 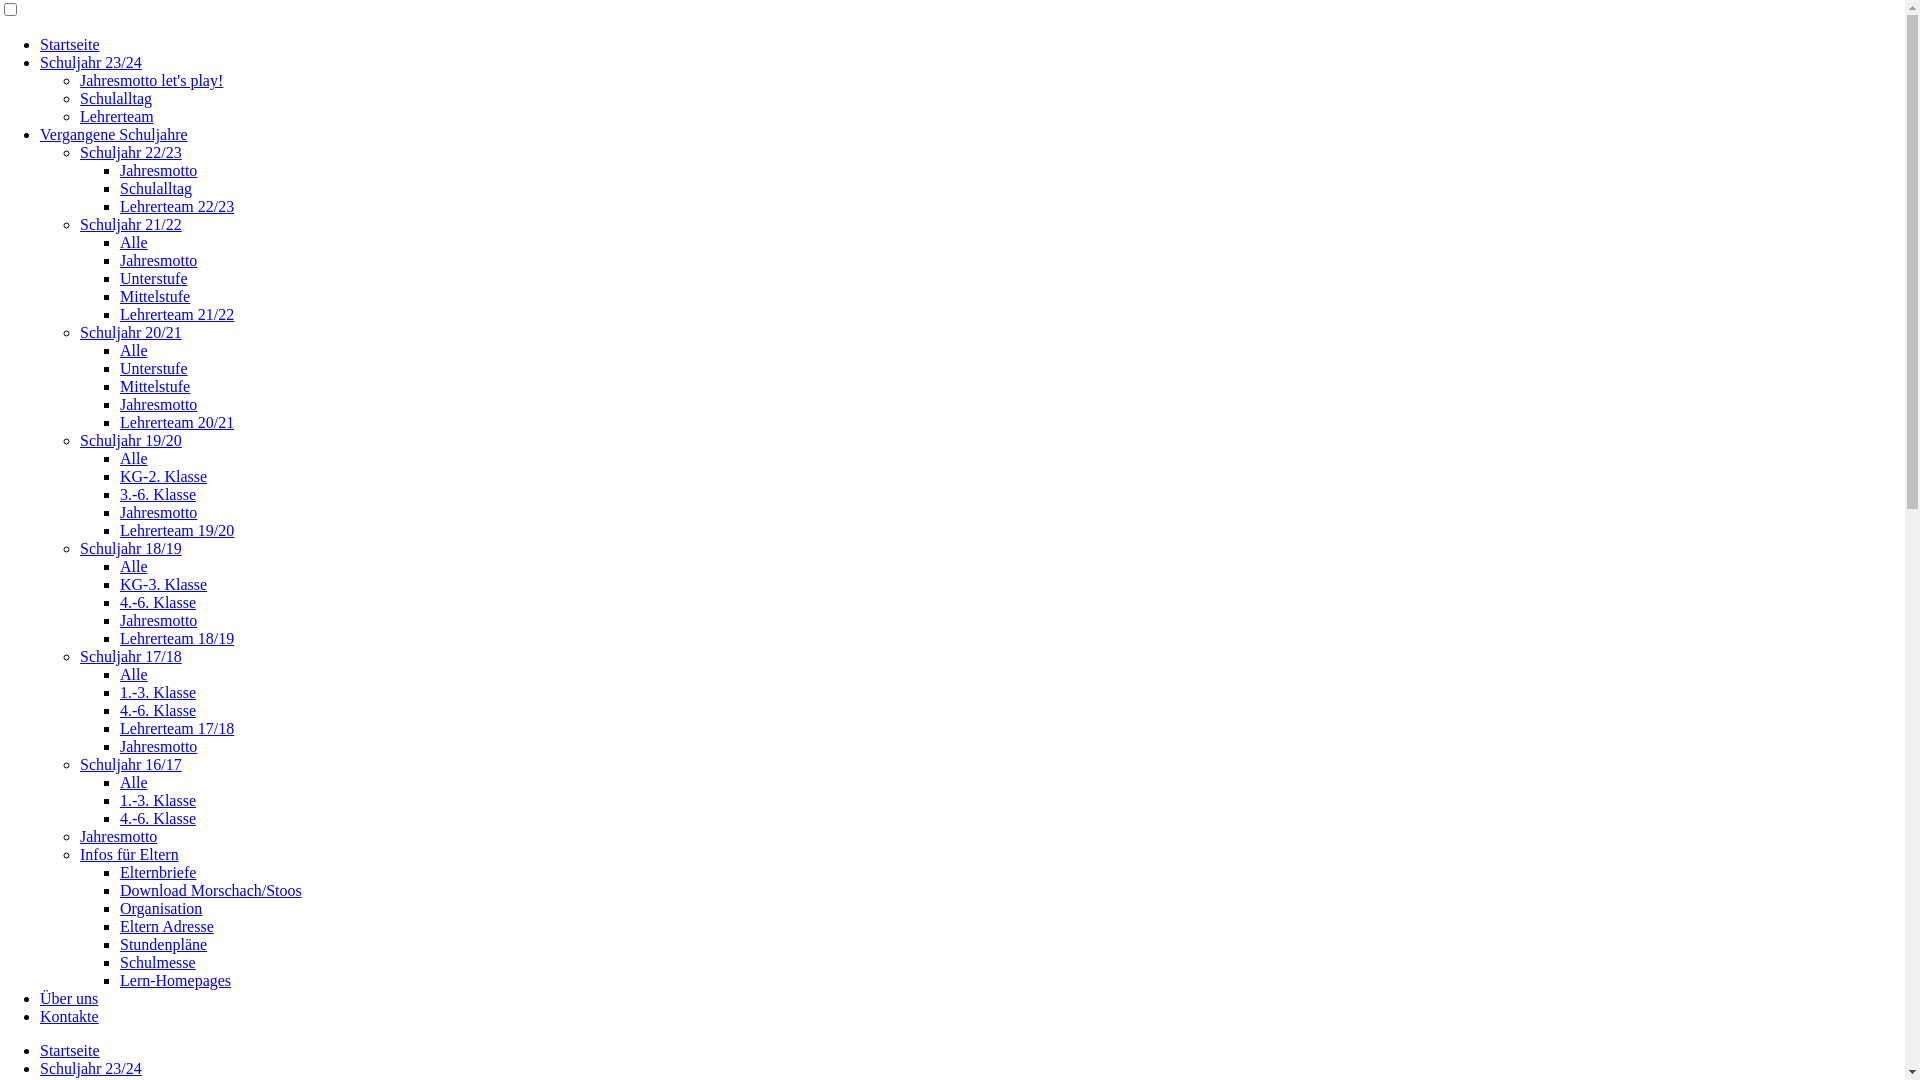 I want to click on 'Unterstufe', so click(x=152, y=278).